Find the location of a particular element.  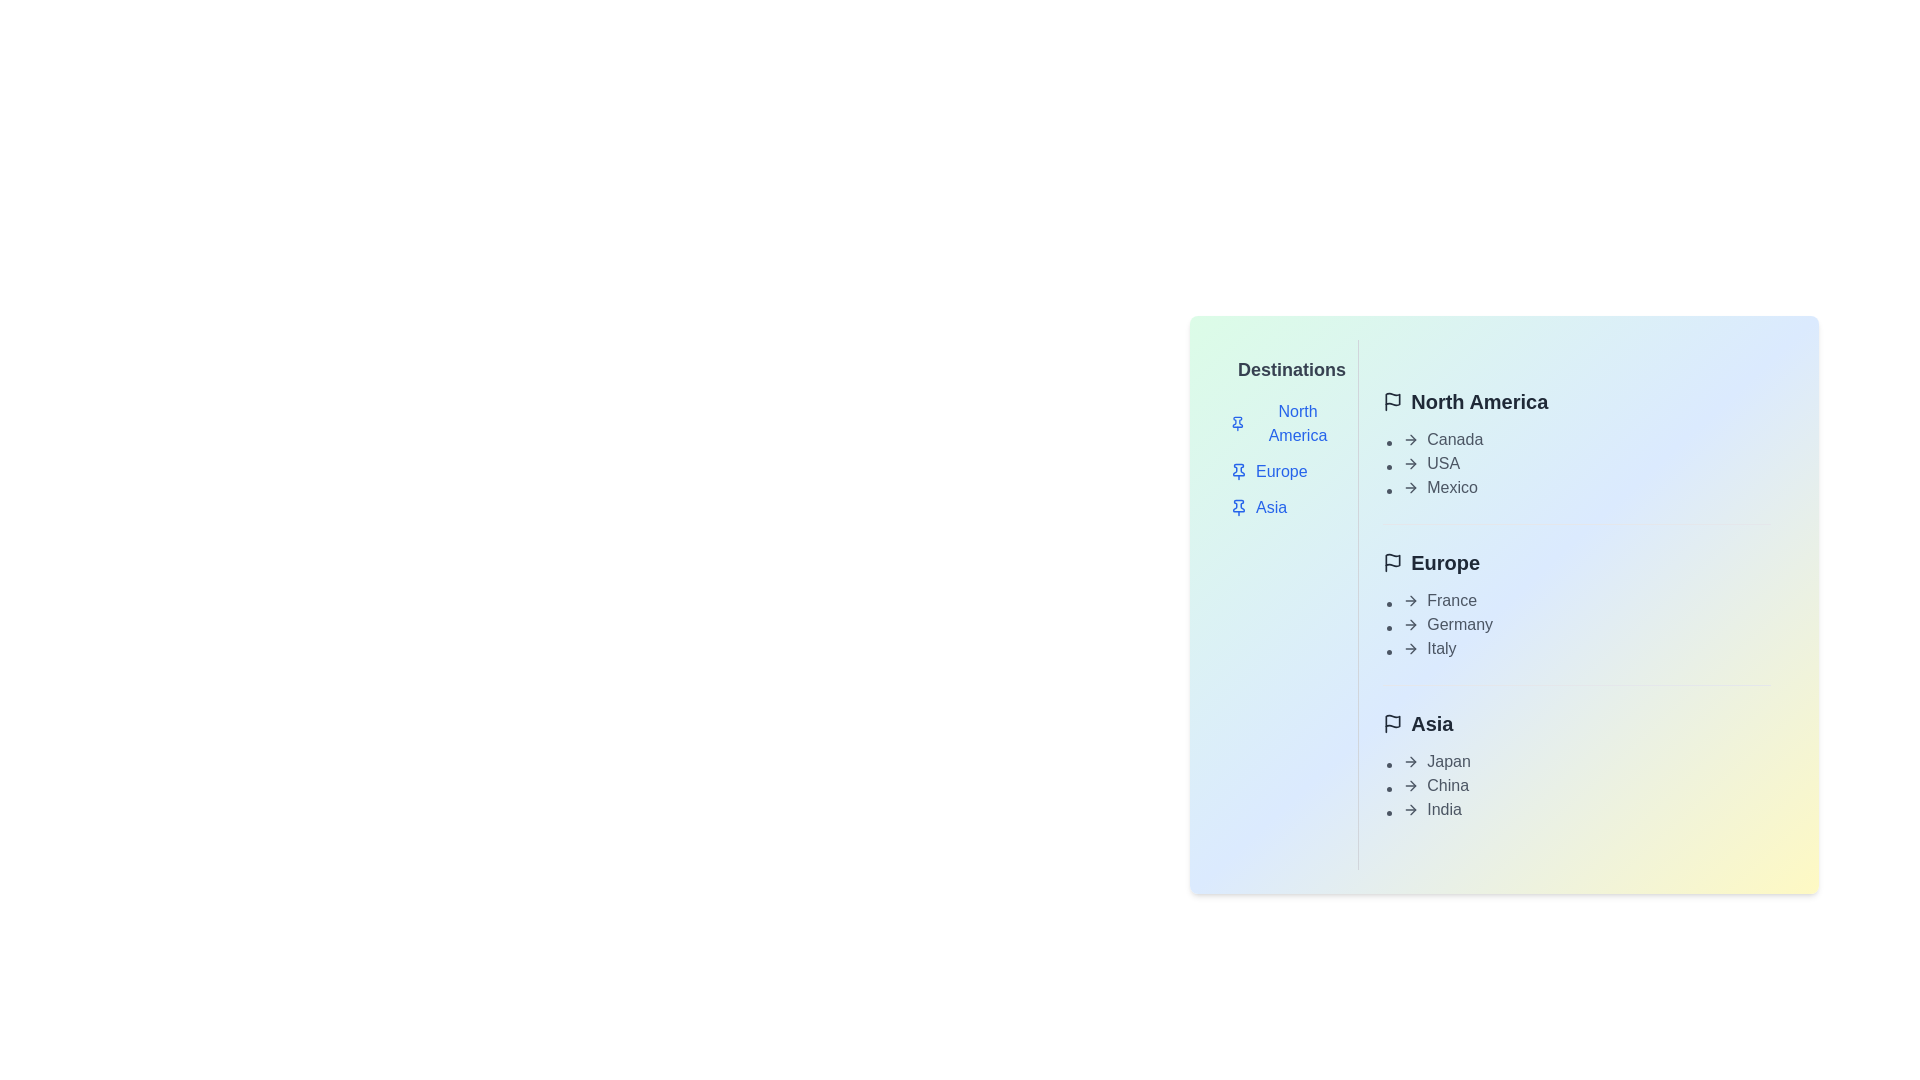

the rightward-pointing arrow icon next to the 'USA' label under the 'North America' section is located at coordinates (1412, 463).